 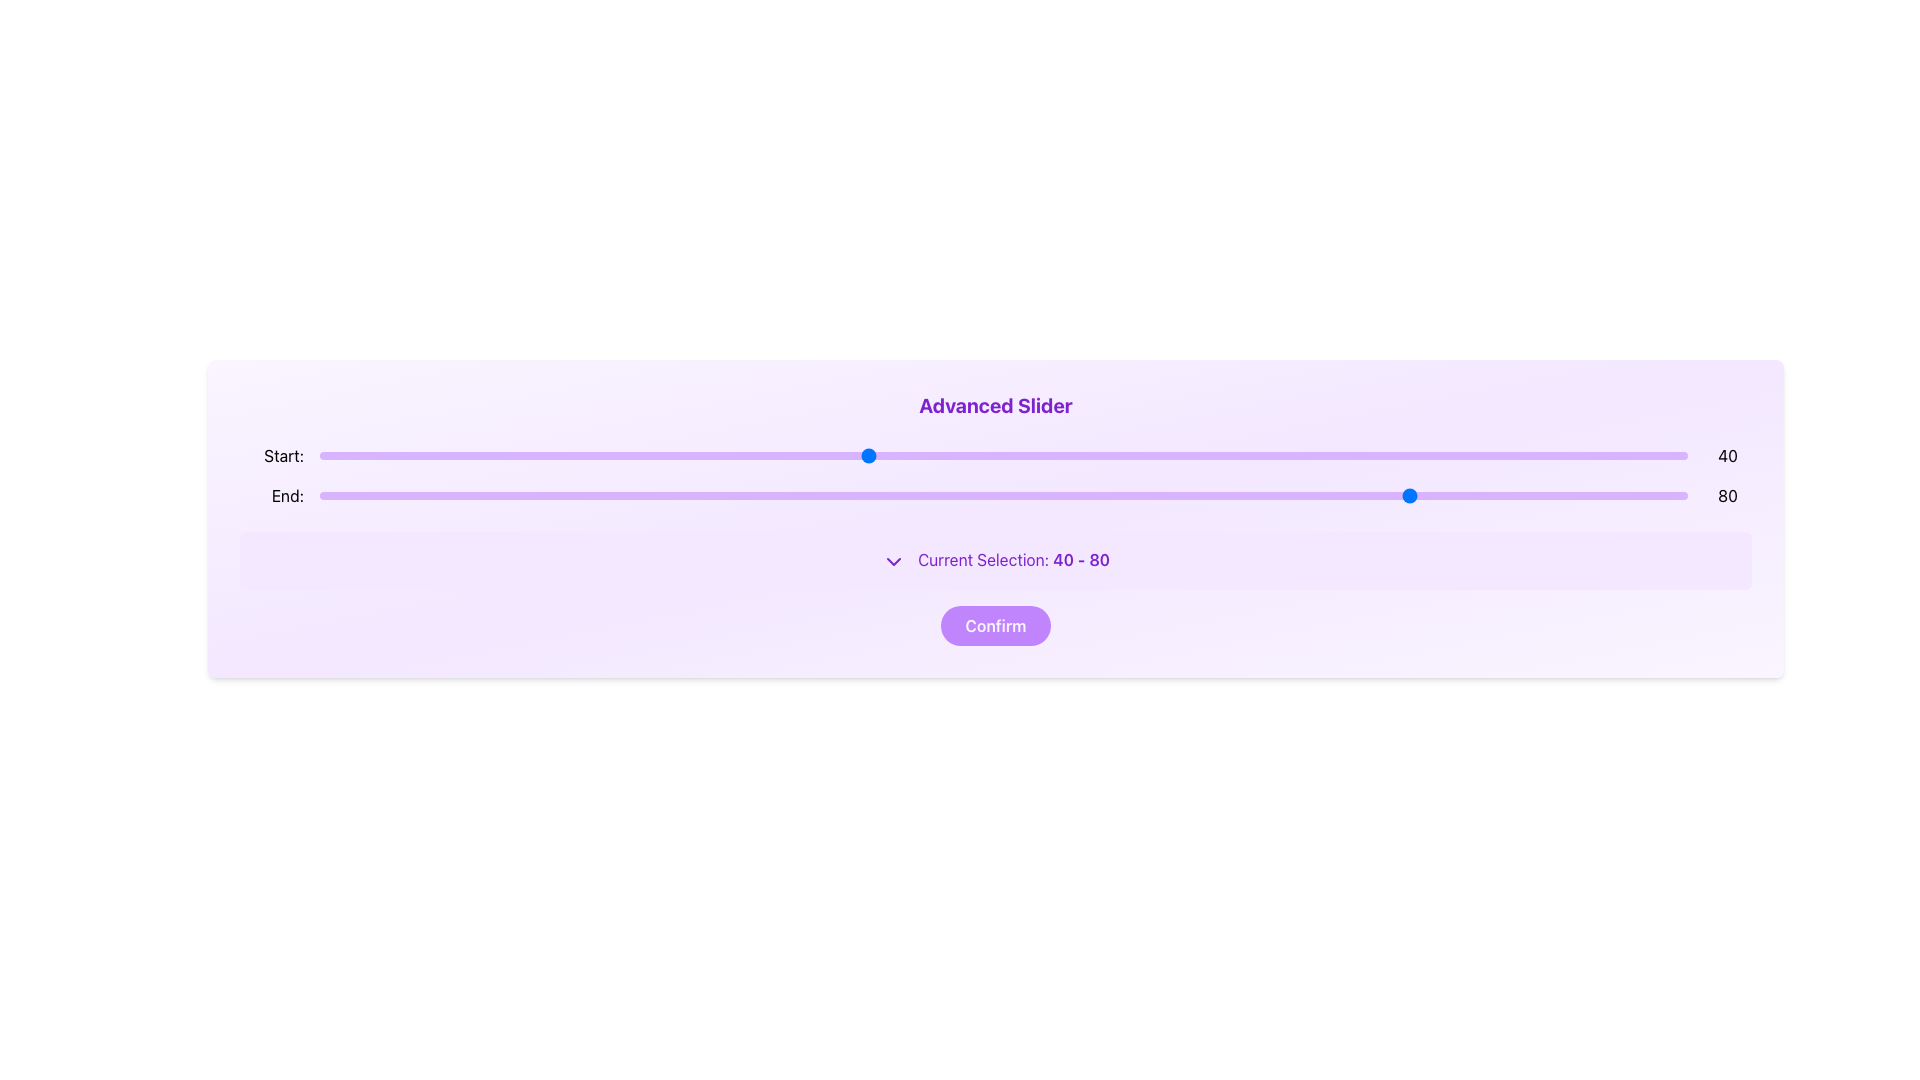 I want to click on the start slider, so click(x=812, y=455).